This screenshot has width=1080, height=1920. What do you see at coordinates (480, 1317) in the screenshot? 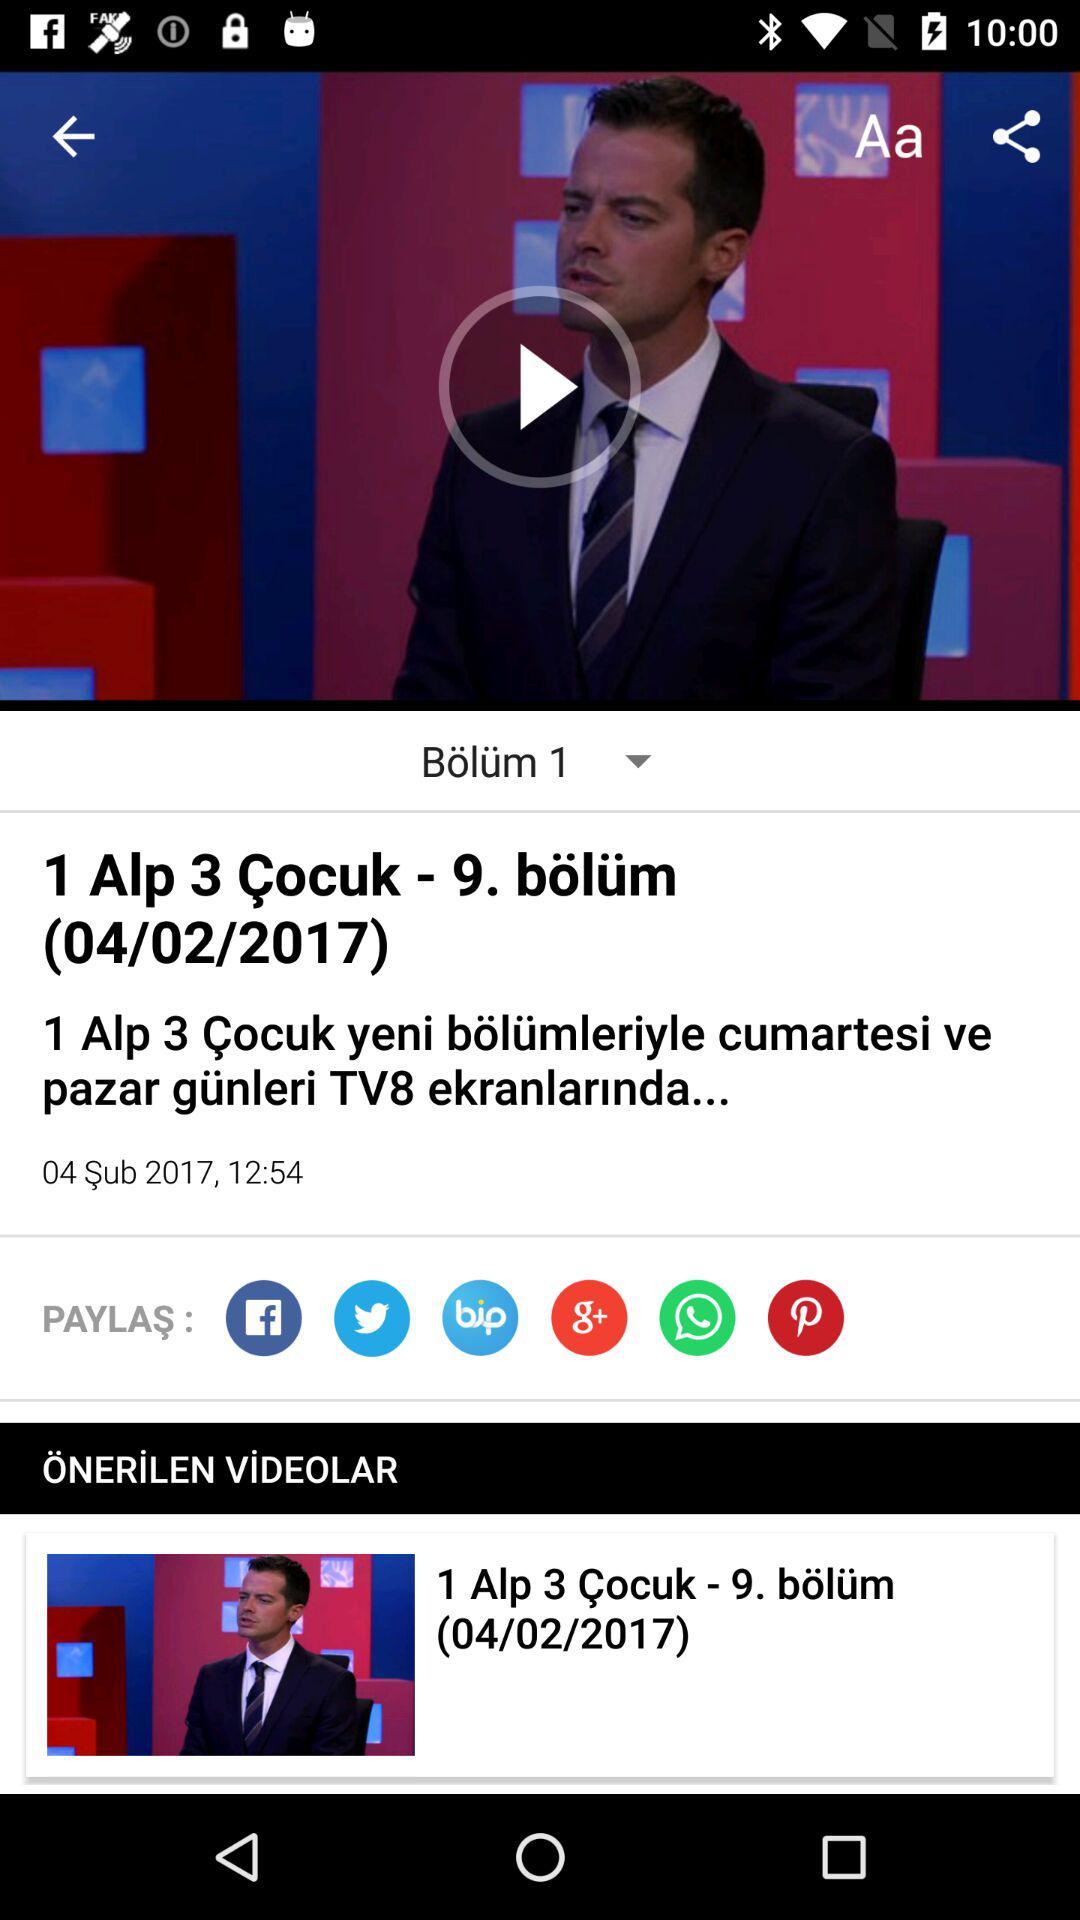
I see `the chat icon` at bounding box center [480, 1317].